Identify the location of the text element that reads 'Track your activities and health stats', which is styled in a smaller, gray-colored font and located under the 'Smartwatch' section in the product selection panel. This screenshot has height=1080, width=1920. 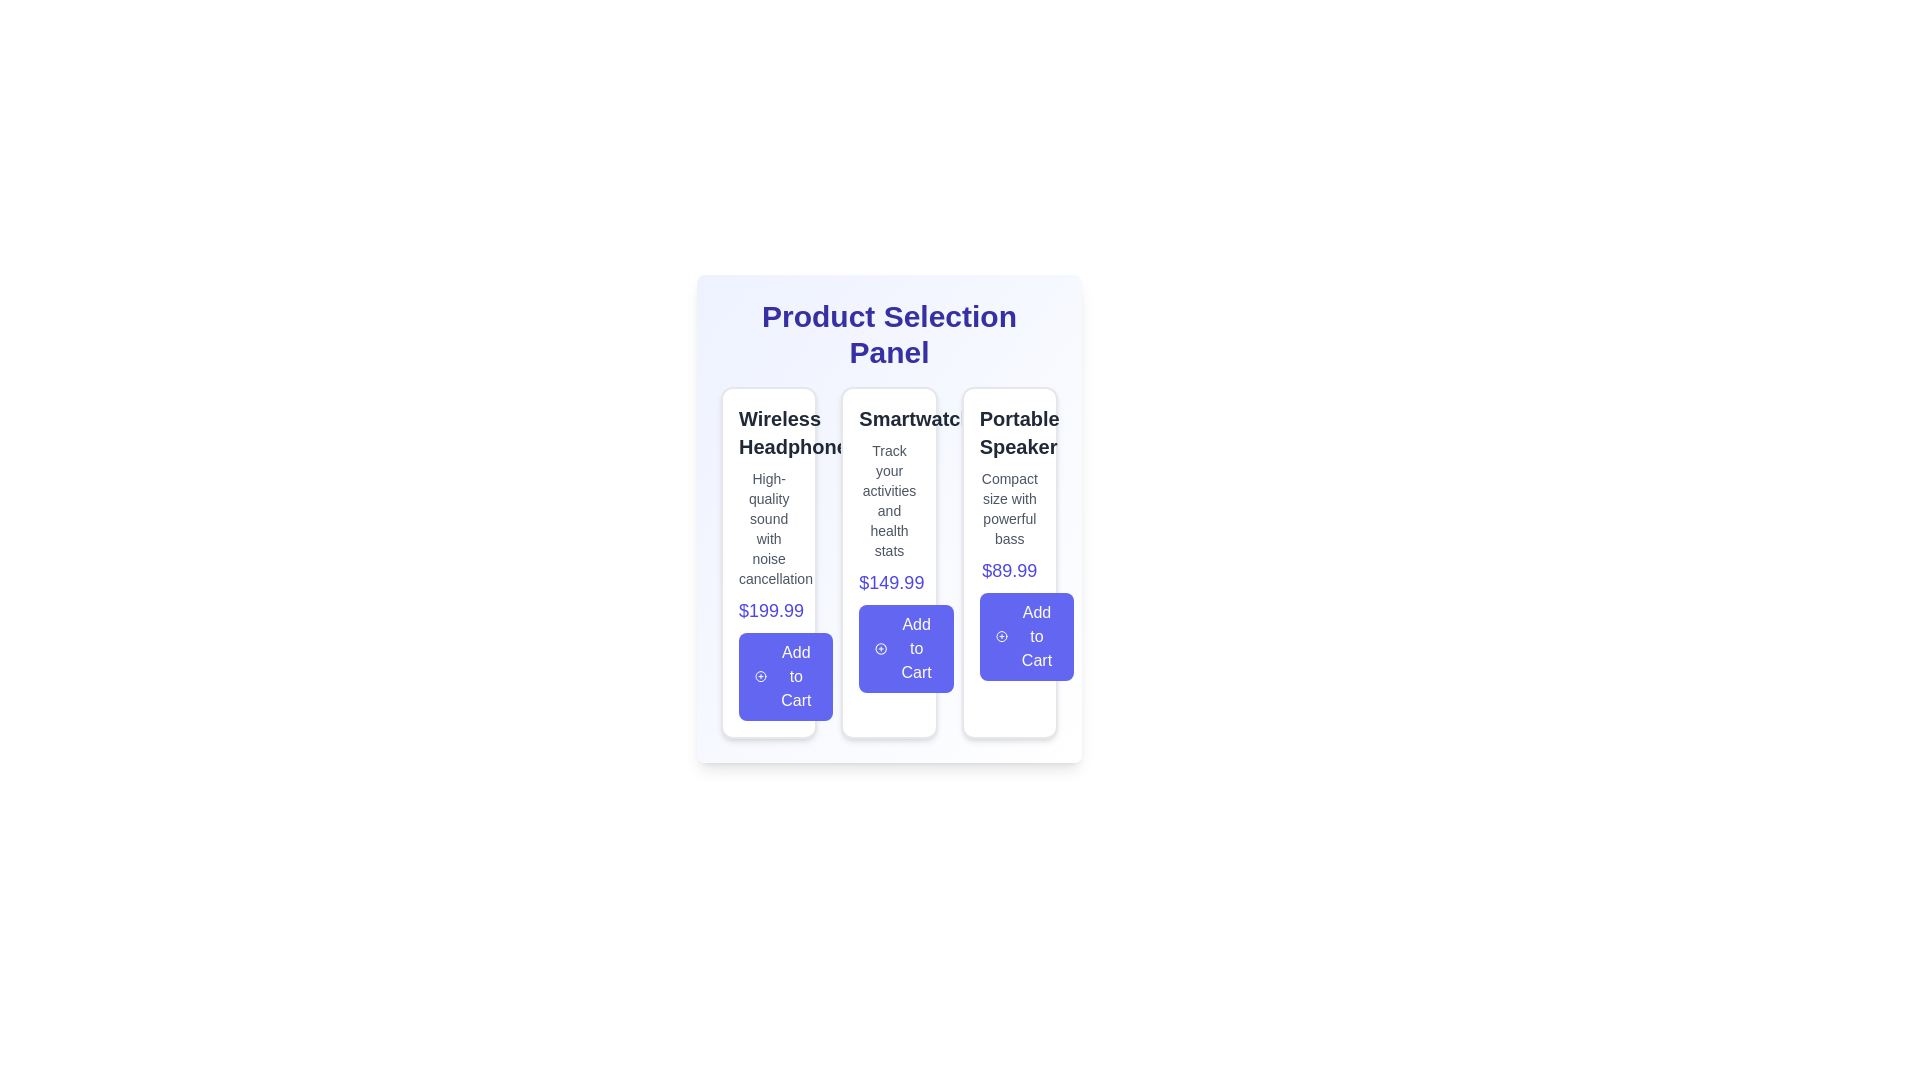
(888, 500).